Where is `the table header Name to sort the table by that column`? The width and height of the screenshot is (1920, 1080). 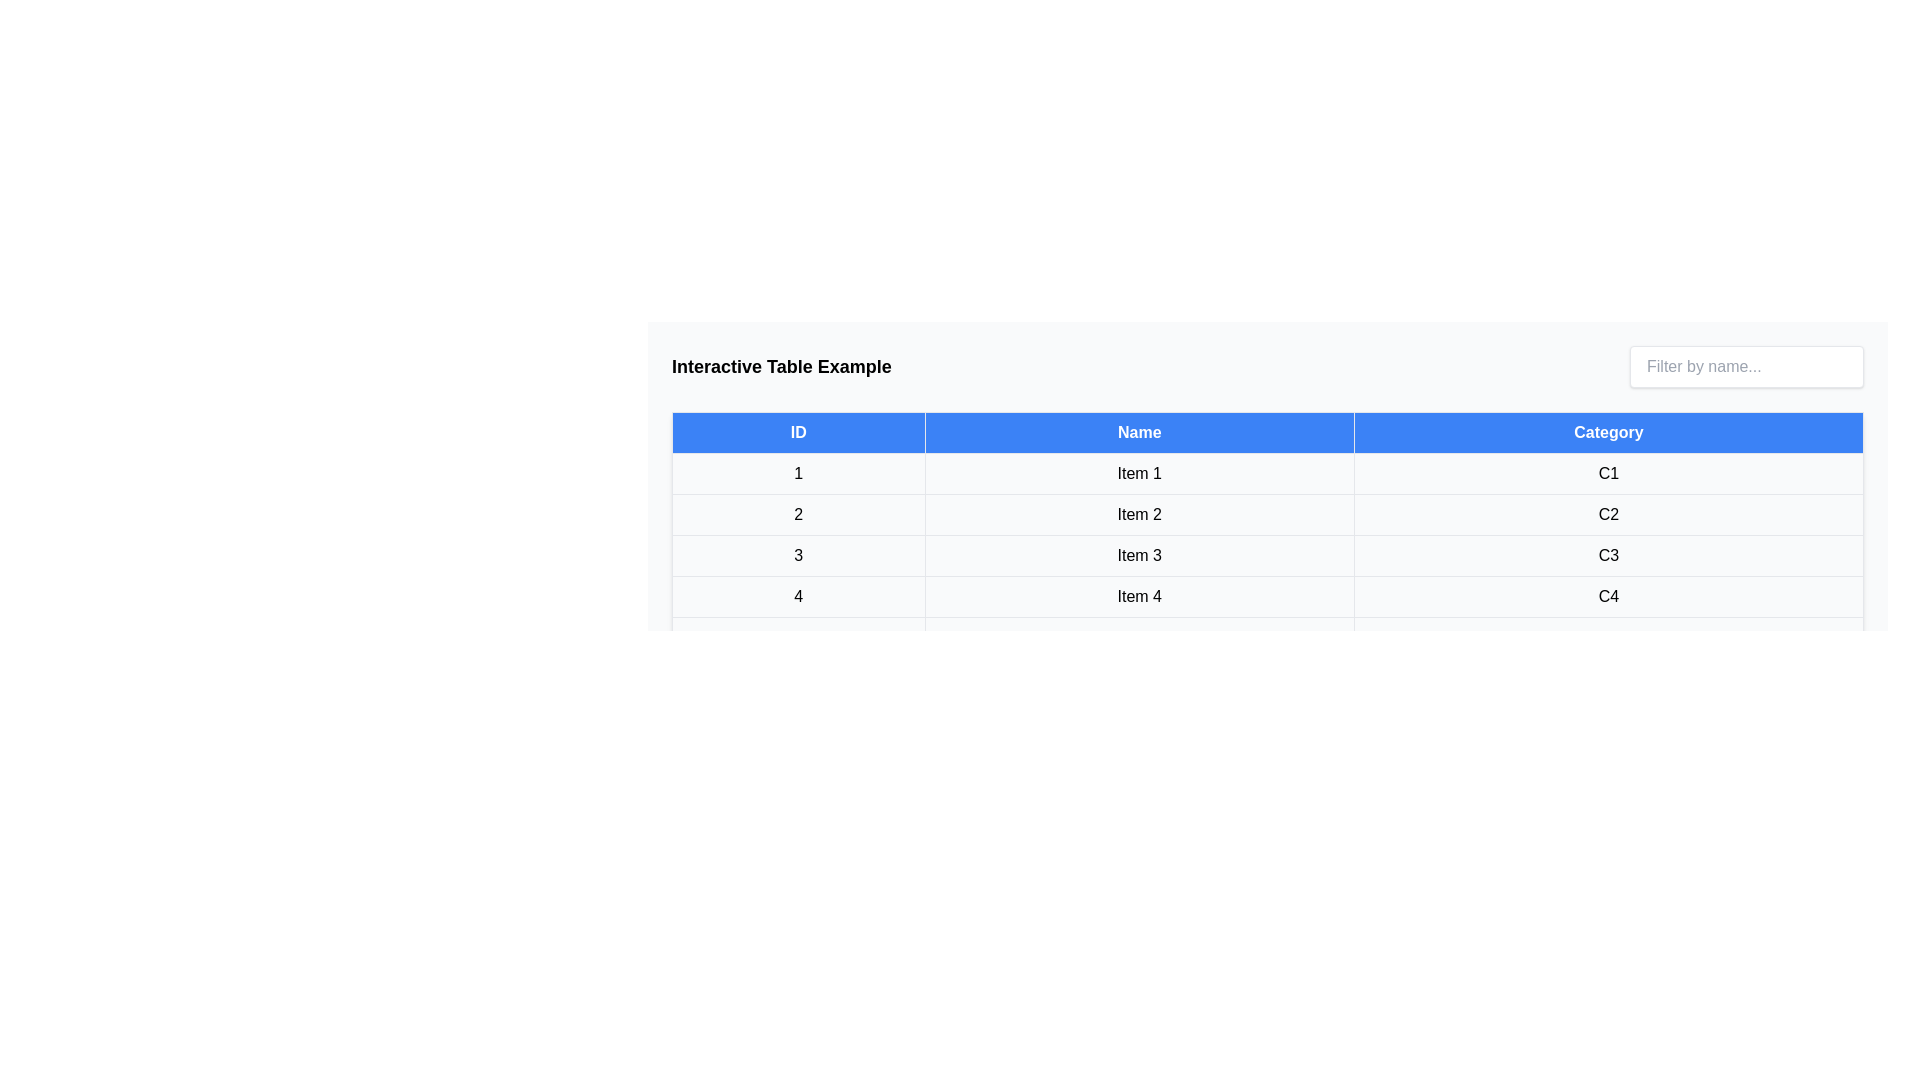
the table header Name to sort the table by that column is located at coordinates (1138, 431).